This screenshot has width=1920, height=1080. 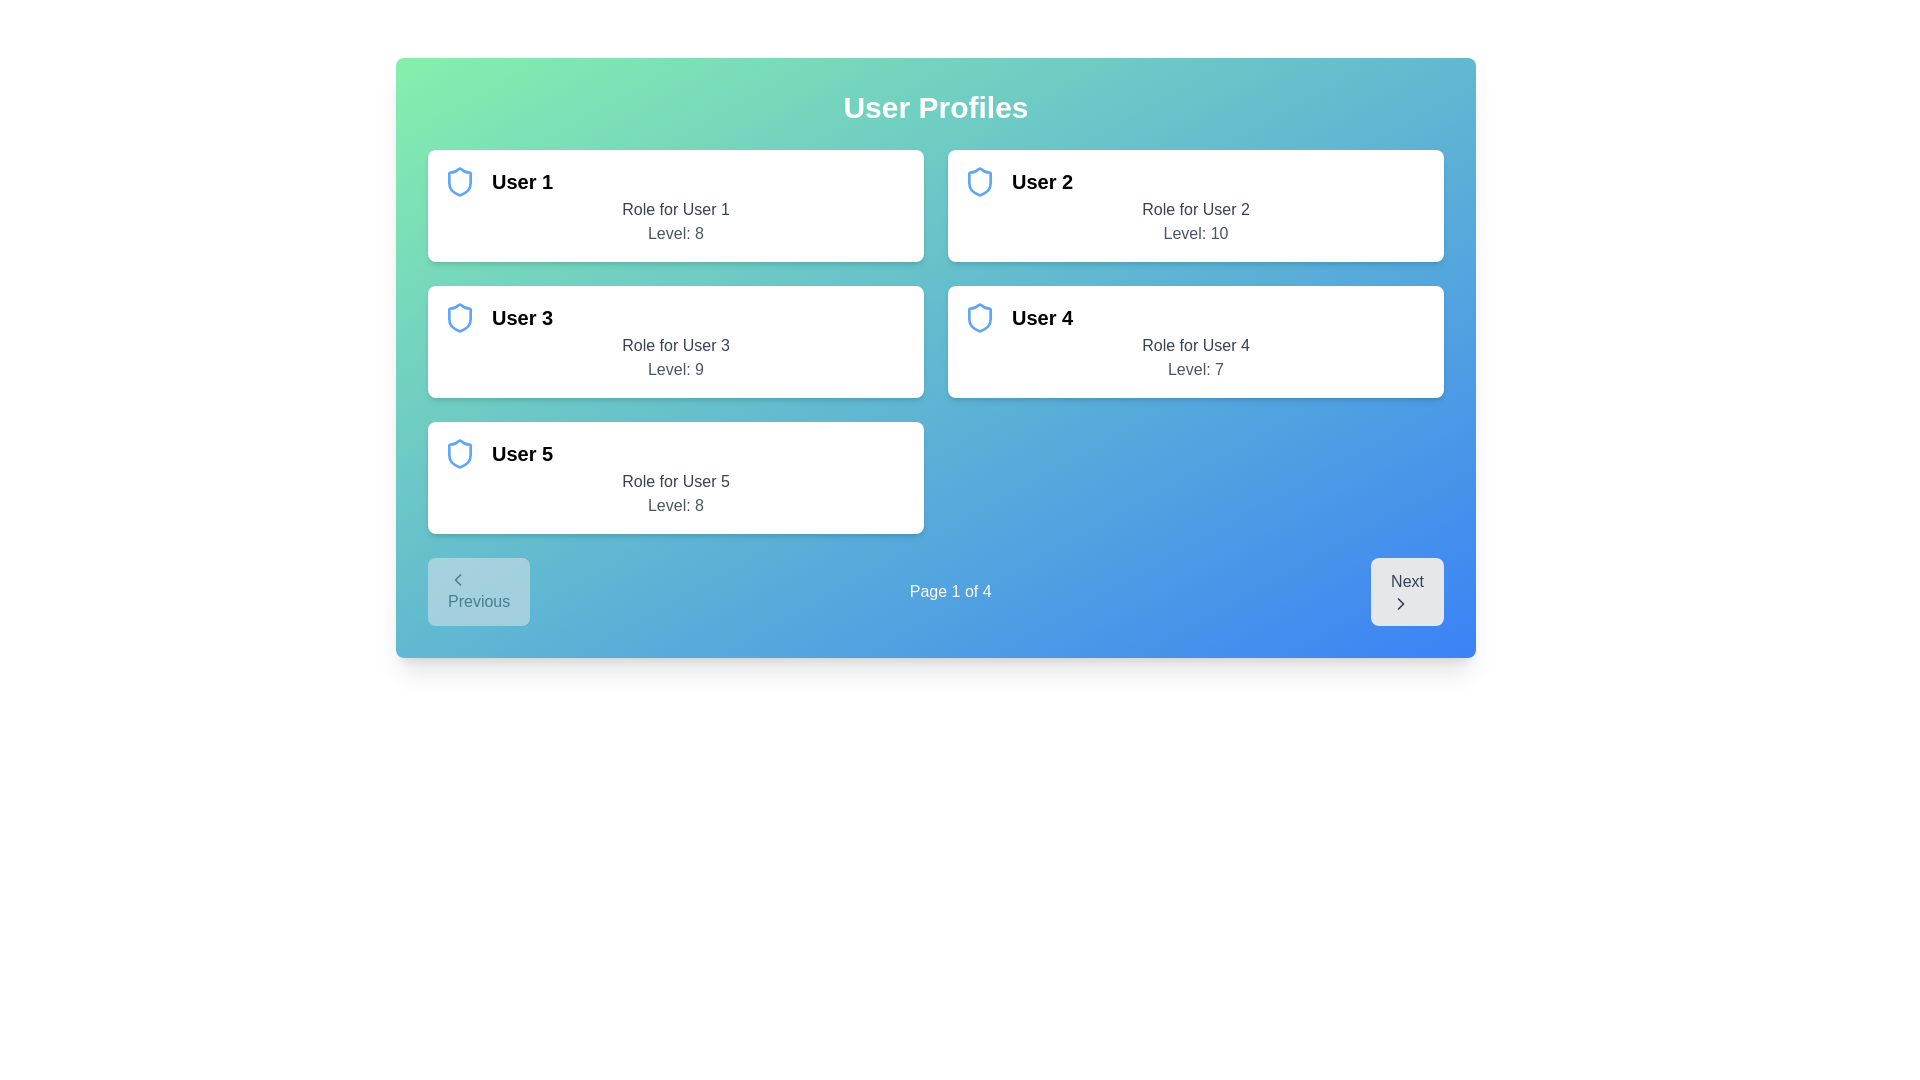 I want to click on the shield icon located in the top-left corner of the card labeled 'User 1', positioned to the left of the username text, so click(x=459, y=181).